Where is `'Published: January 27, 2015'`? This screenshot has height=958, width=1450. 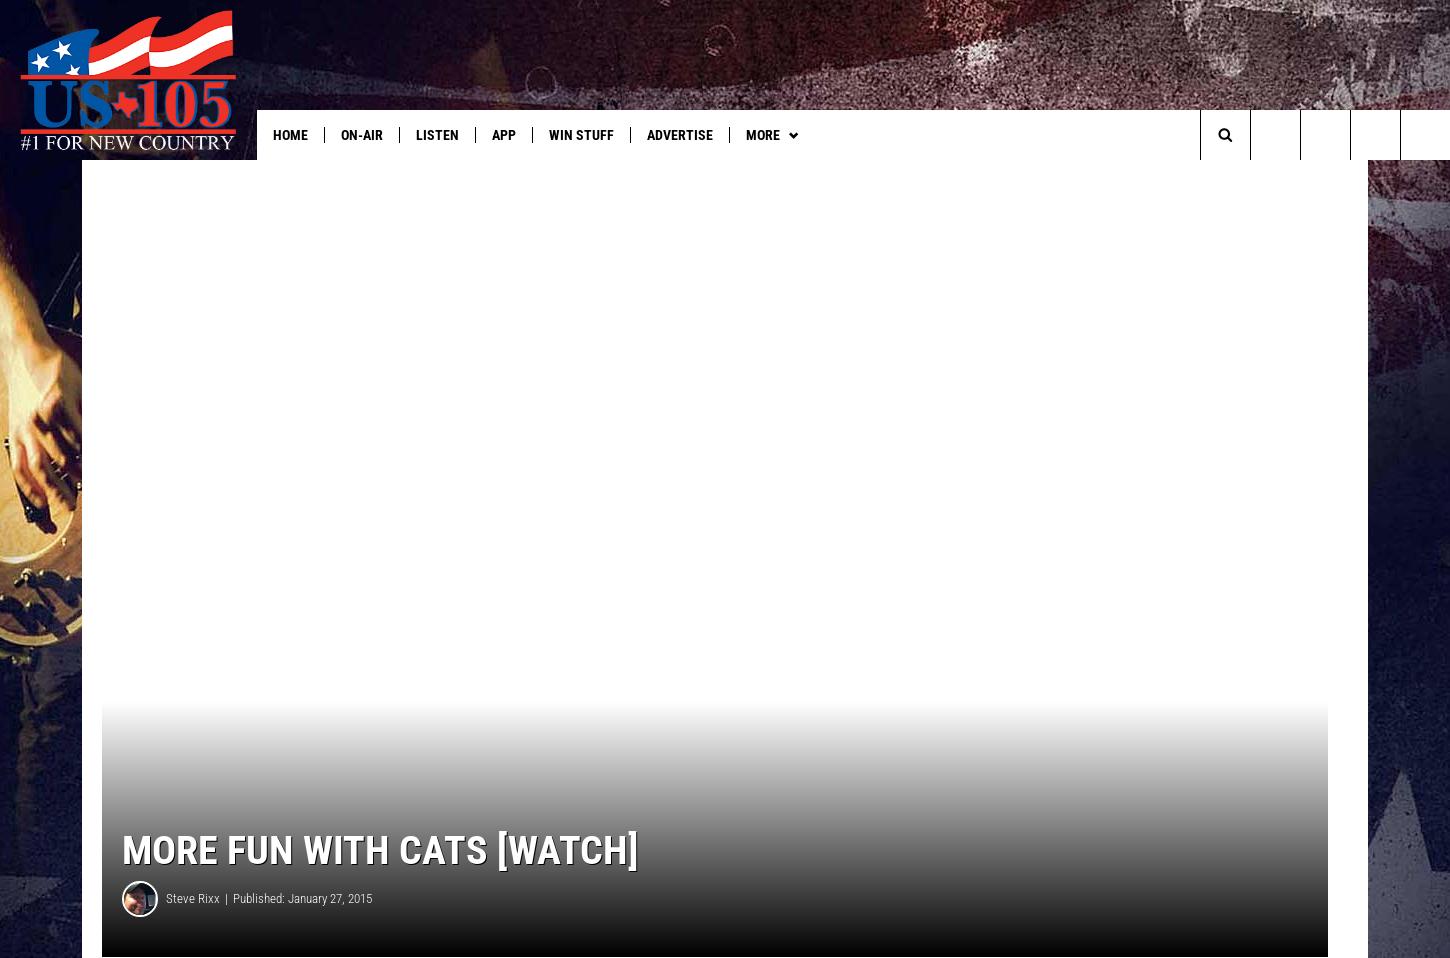
'Published: January 27, 2015' is located at coordinates (302, 930).